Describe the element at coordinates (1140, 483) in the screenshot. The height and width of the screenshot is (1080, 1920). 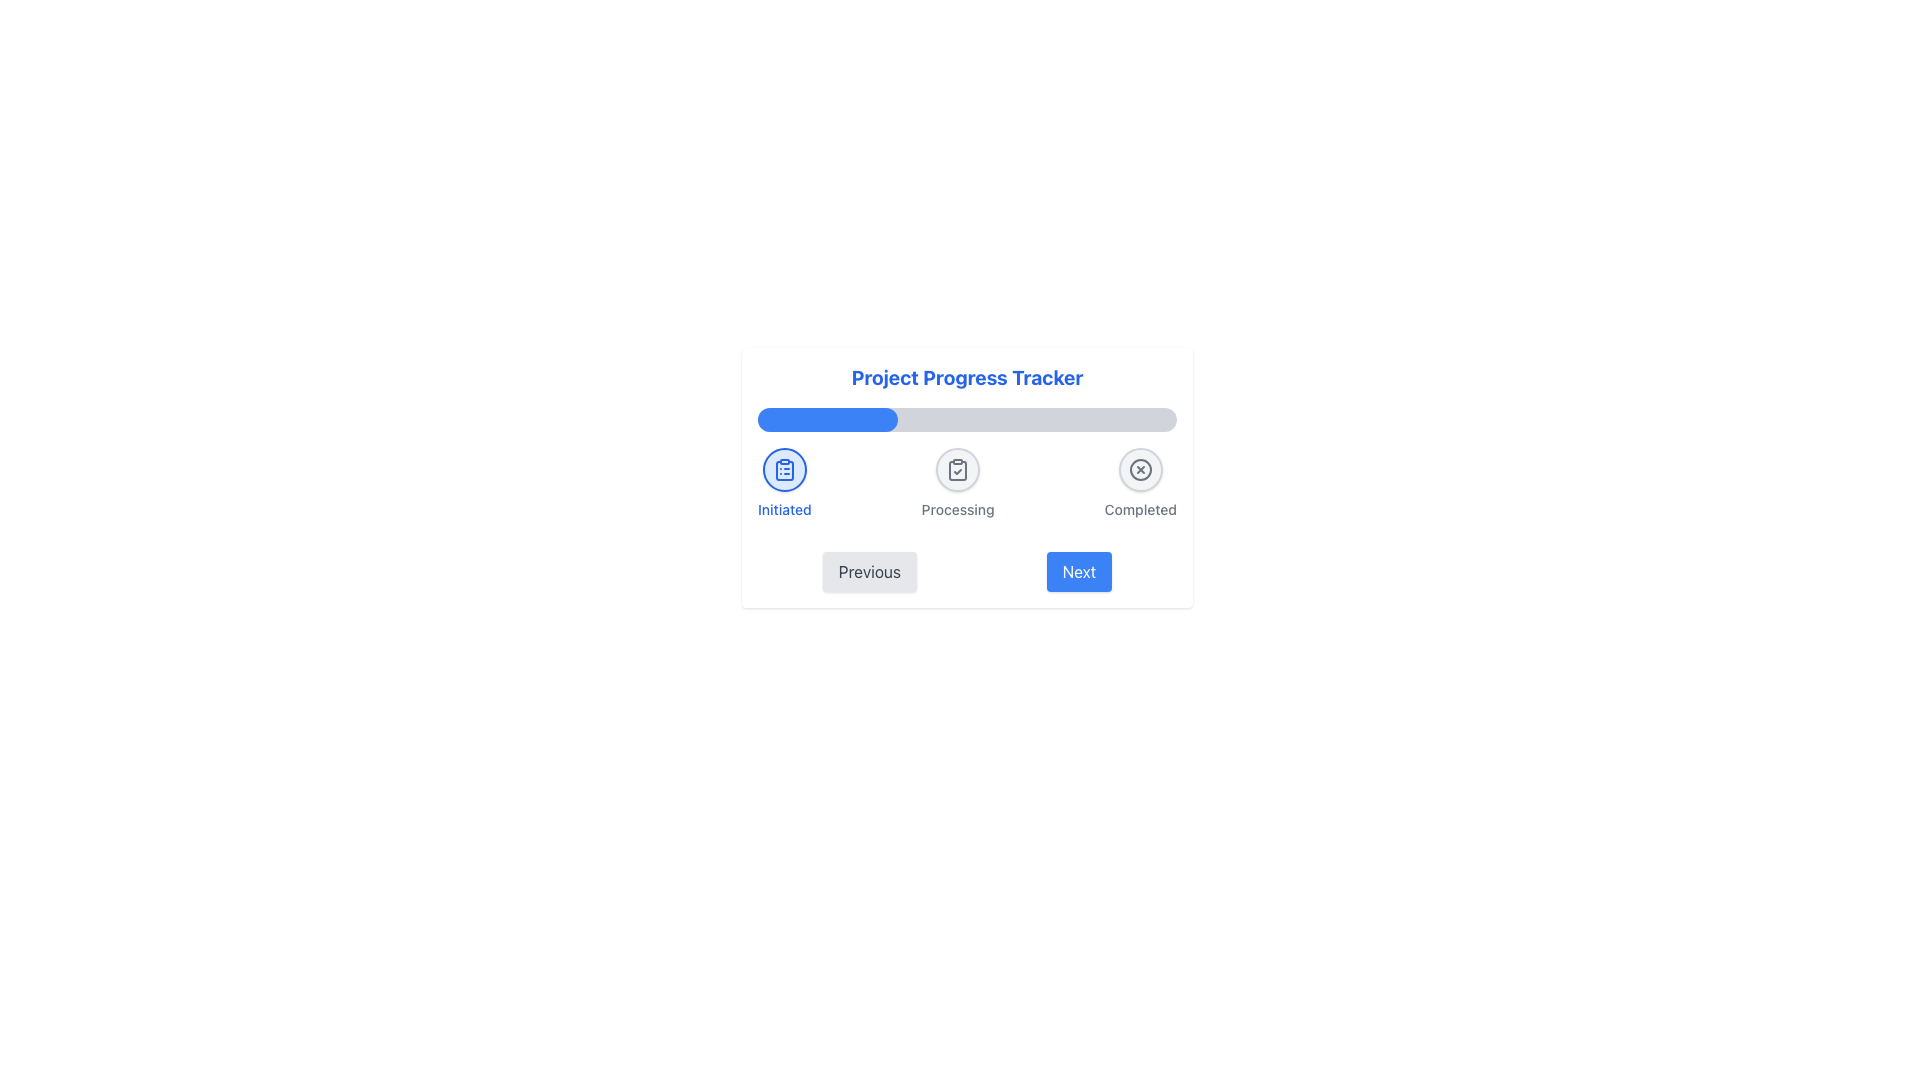
I see `the 'Completed' status indicator in the project's progress tracker, which is the third element in a group of progress indicators labeled 'Initiated', 'Processing', and 'Completed'` at that location.